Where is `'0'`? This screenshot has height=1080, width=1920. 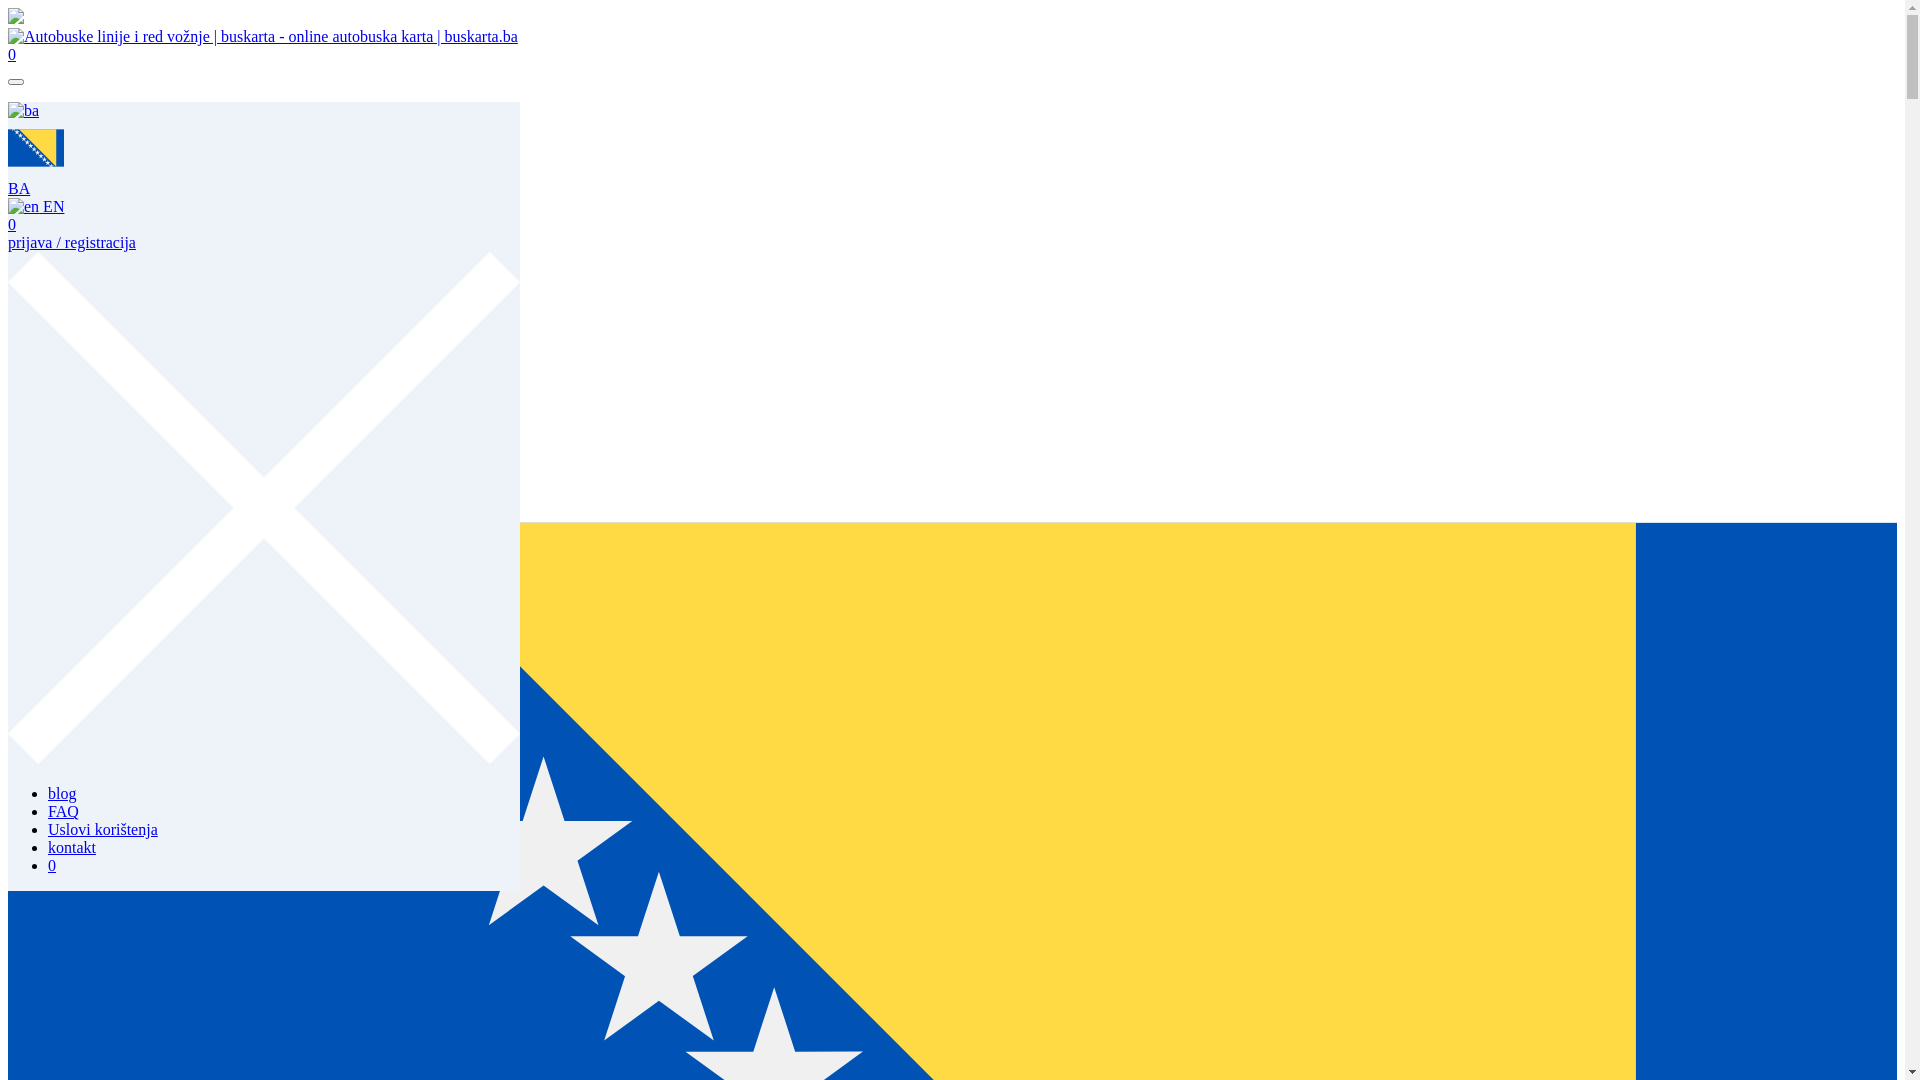
'0' is located at coordinates (52, 182).